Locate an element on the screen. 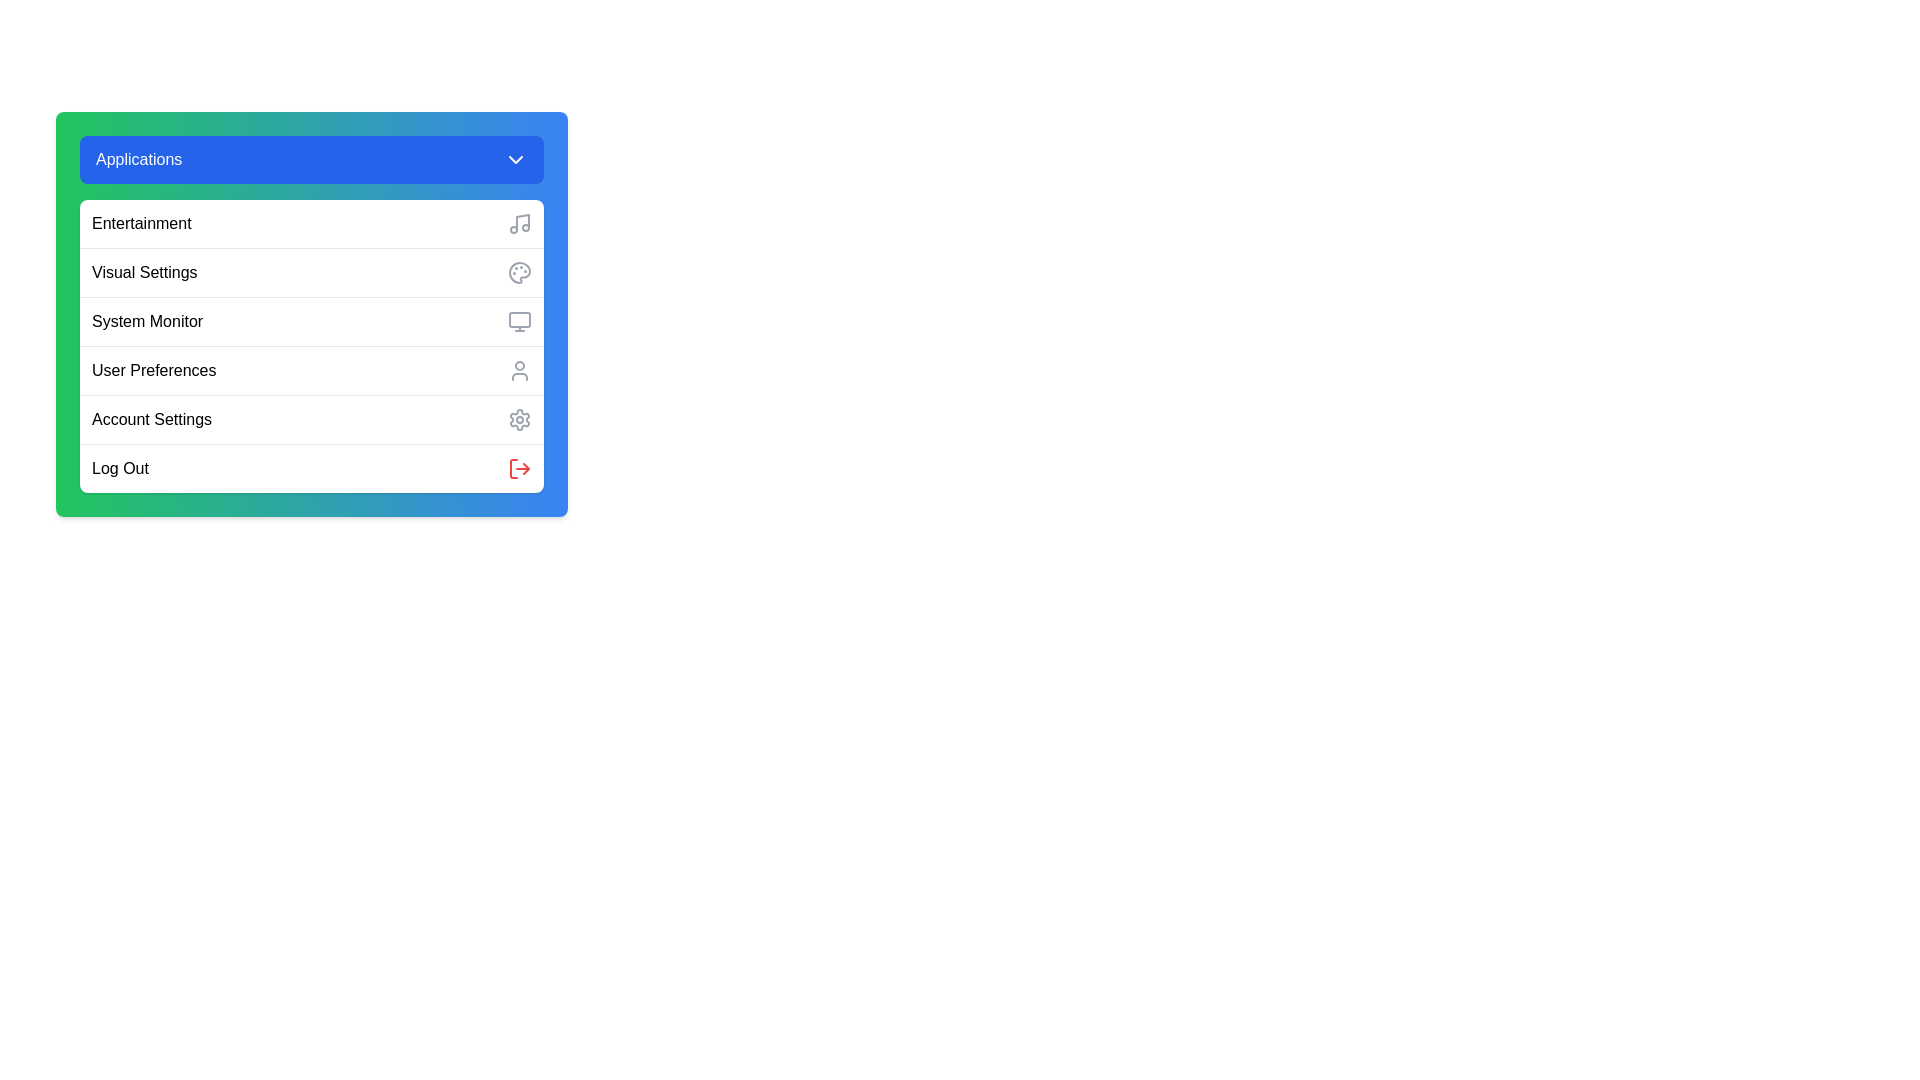  the menu item Account Settings to observe the interaction effect is located at coordinates (311, 418).